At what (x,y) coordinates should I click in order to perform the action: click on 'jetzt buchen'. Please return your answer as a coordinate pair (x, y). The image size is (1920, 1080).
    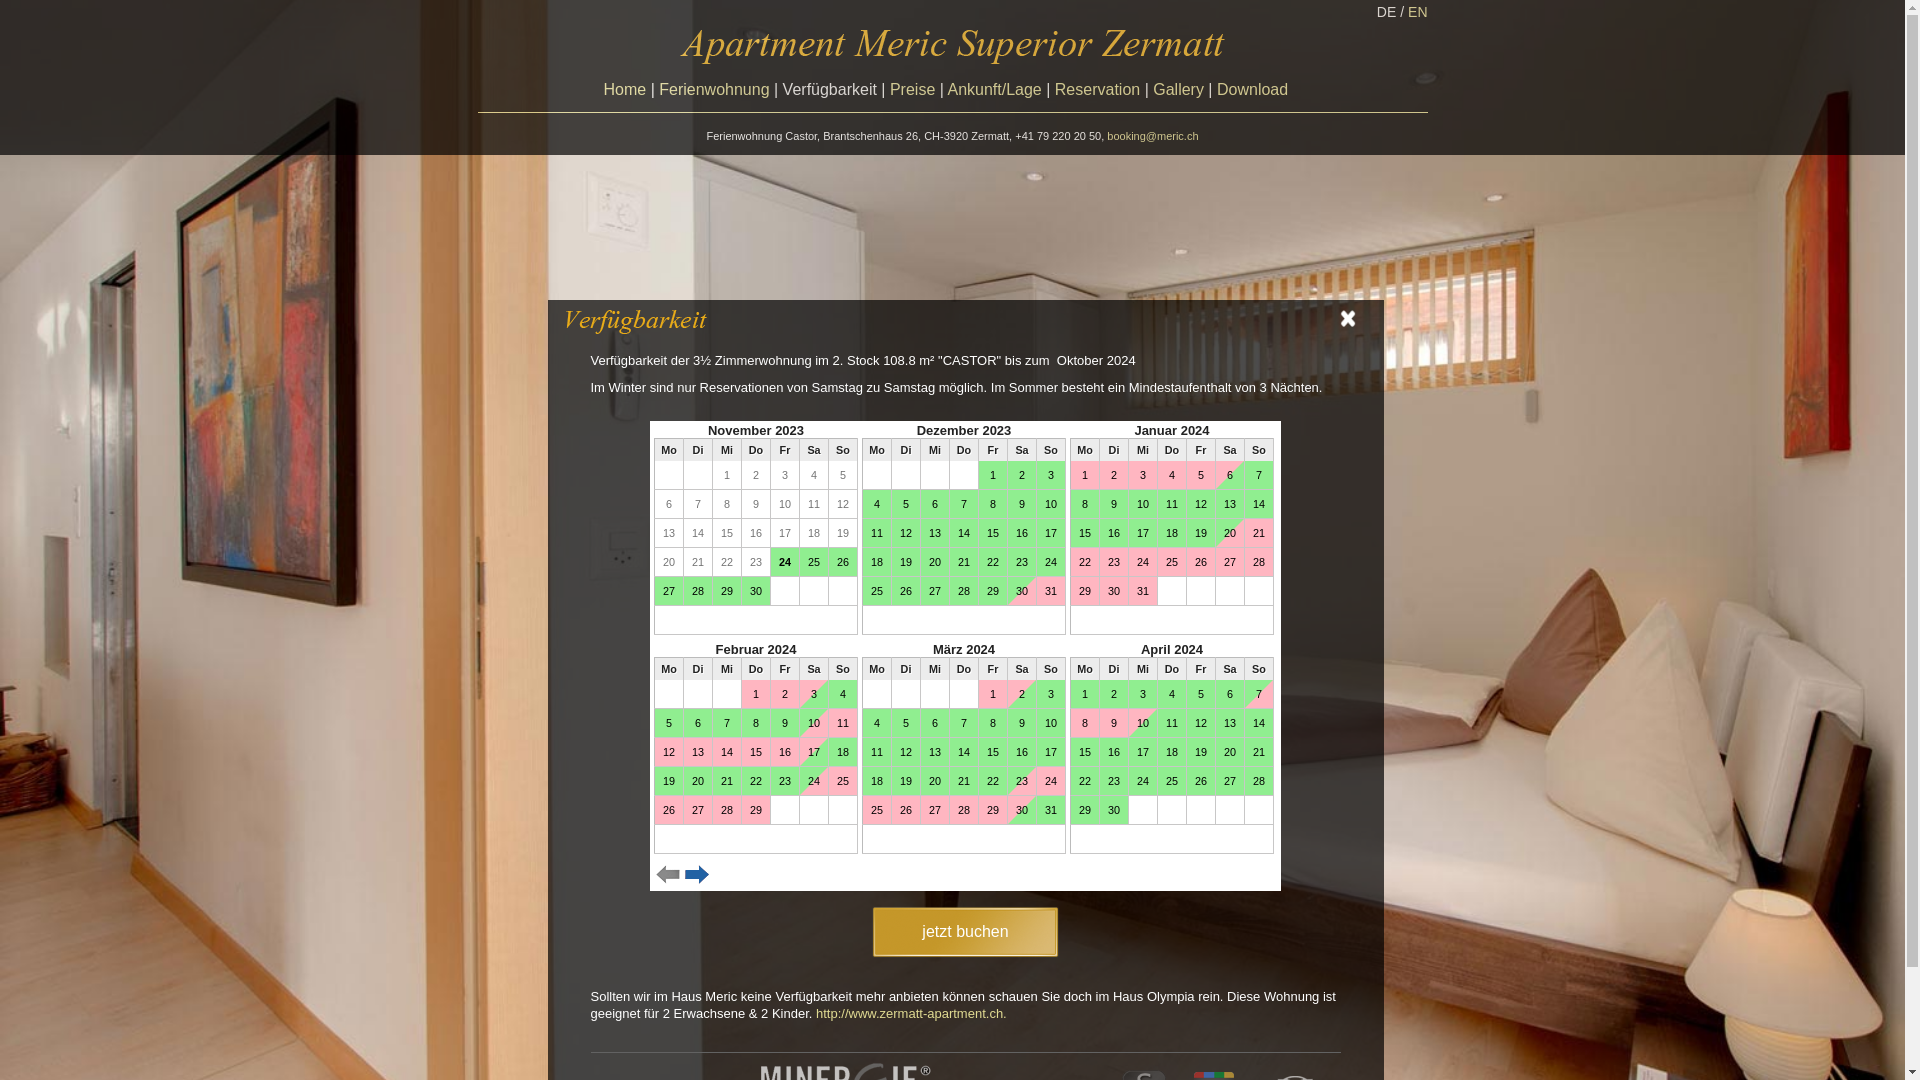
    Looking at the image, I should click on (964, 931).